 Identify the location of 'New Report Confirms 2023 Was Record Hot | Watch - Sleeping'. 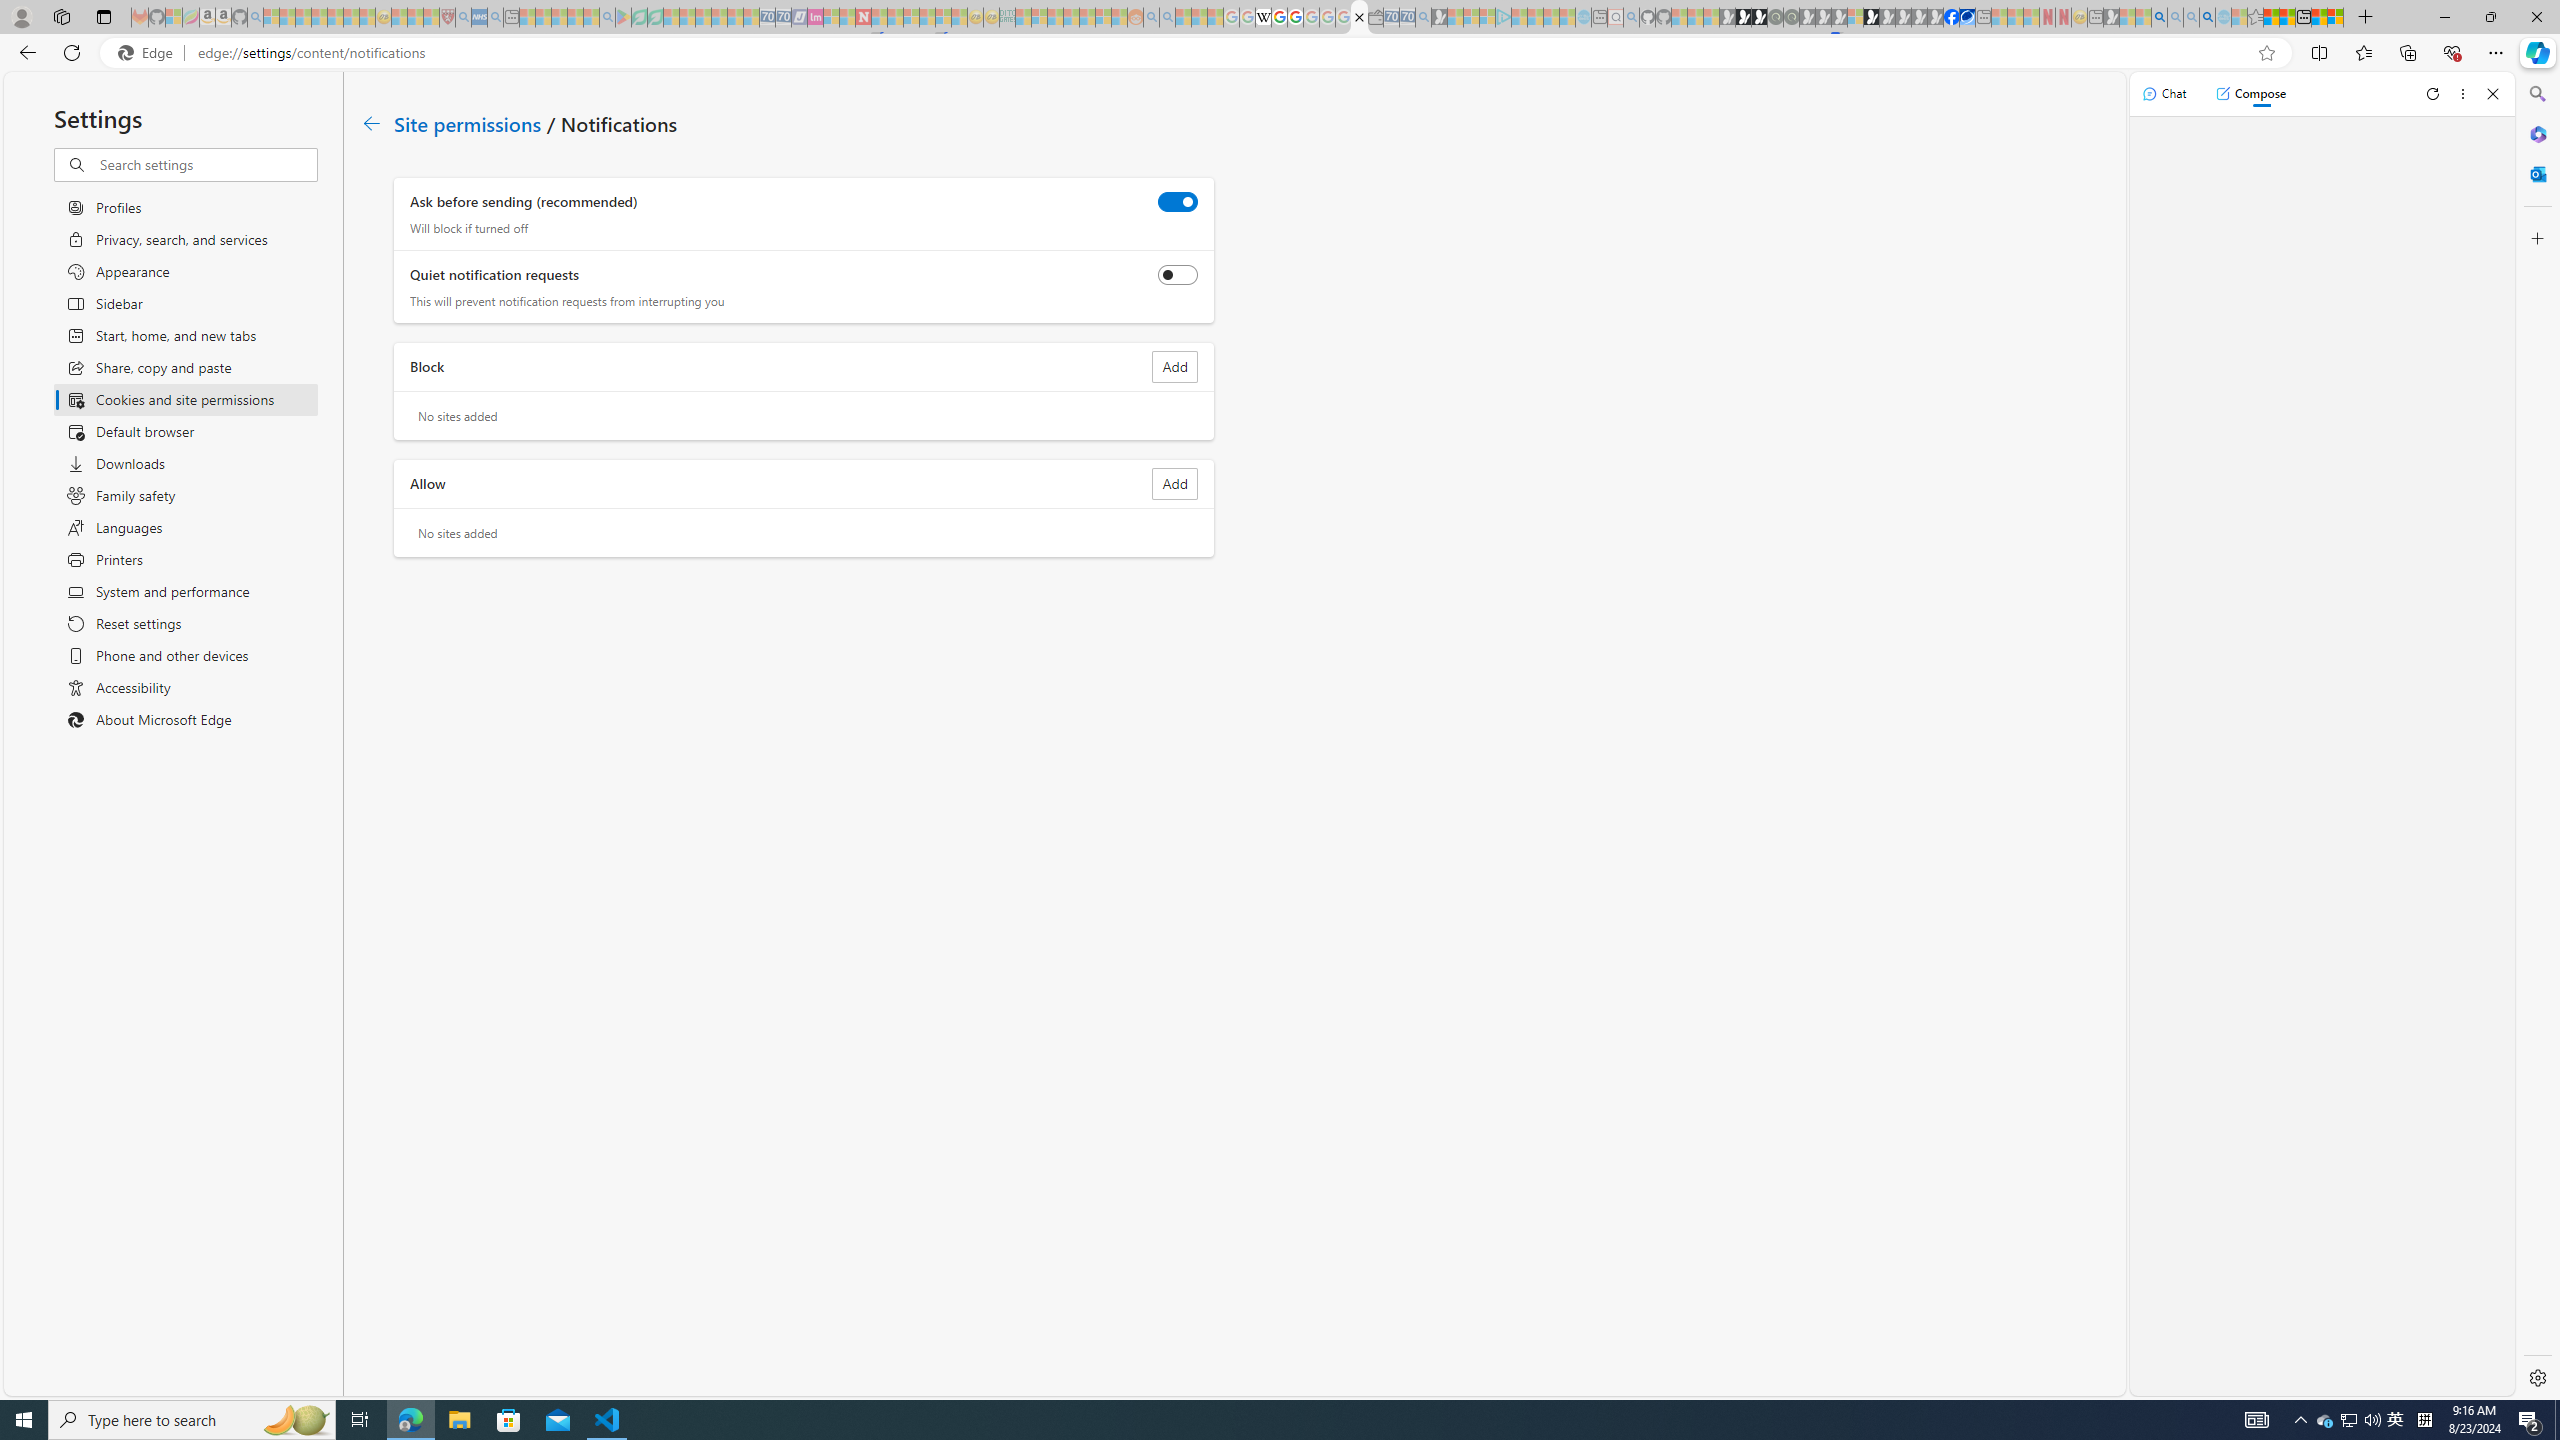
(335, 16).